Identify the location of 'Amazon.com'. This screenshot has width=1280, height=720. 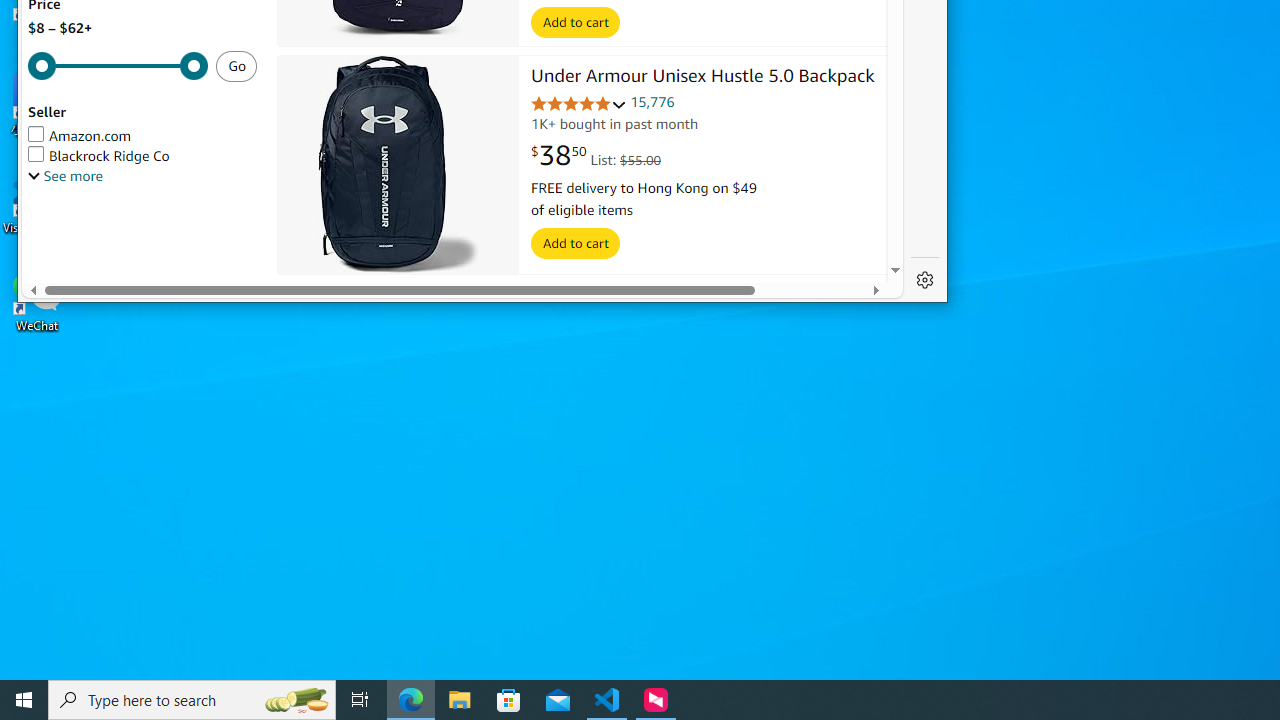
(80, 135).